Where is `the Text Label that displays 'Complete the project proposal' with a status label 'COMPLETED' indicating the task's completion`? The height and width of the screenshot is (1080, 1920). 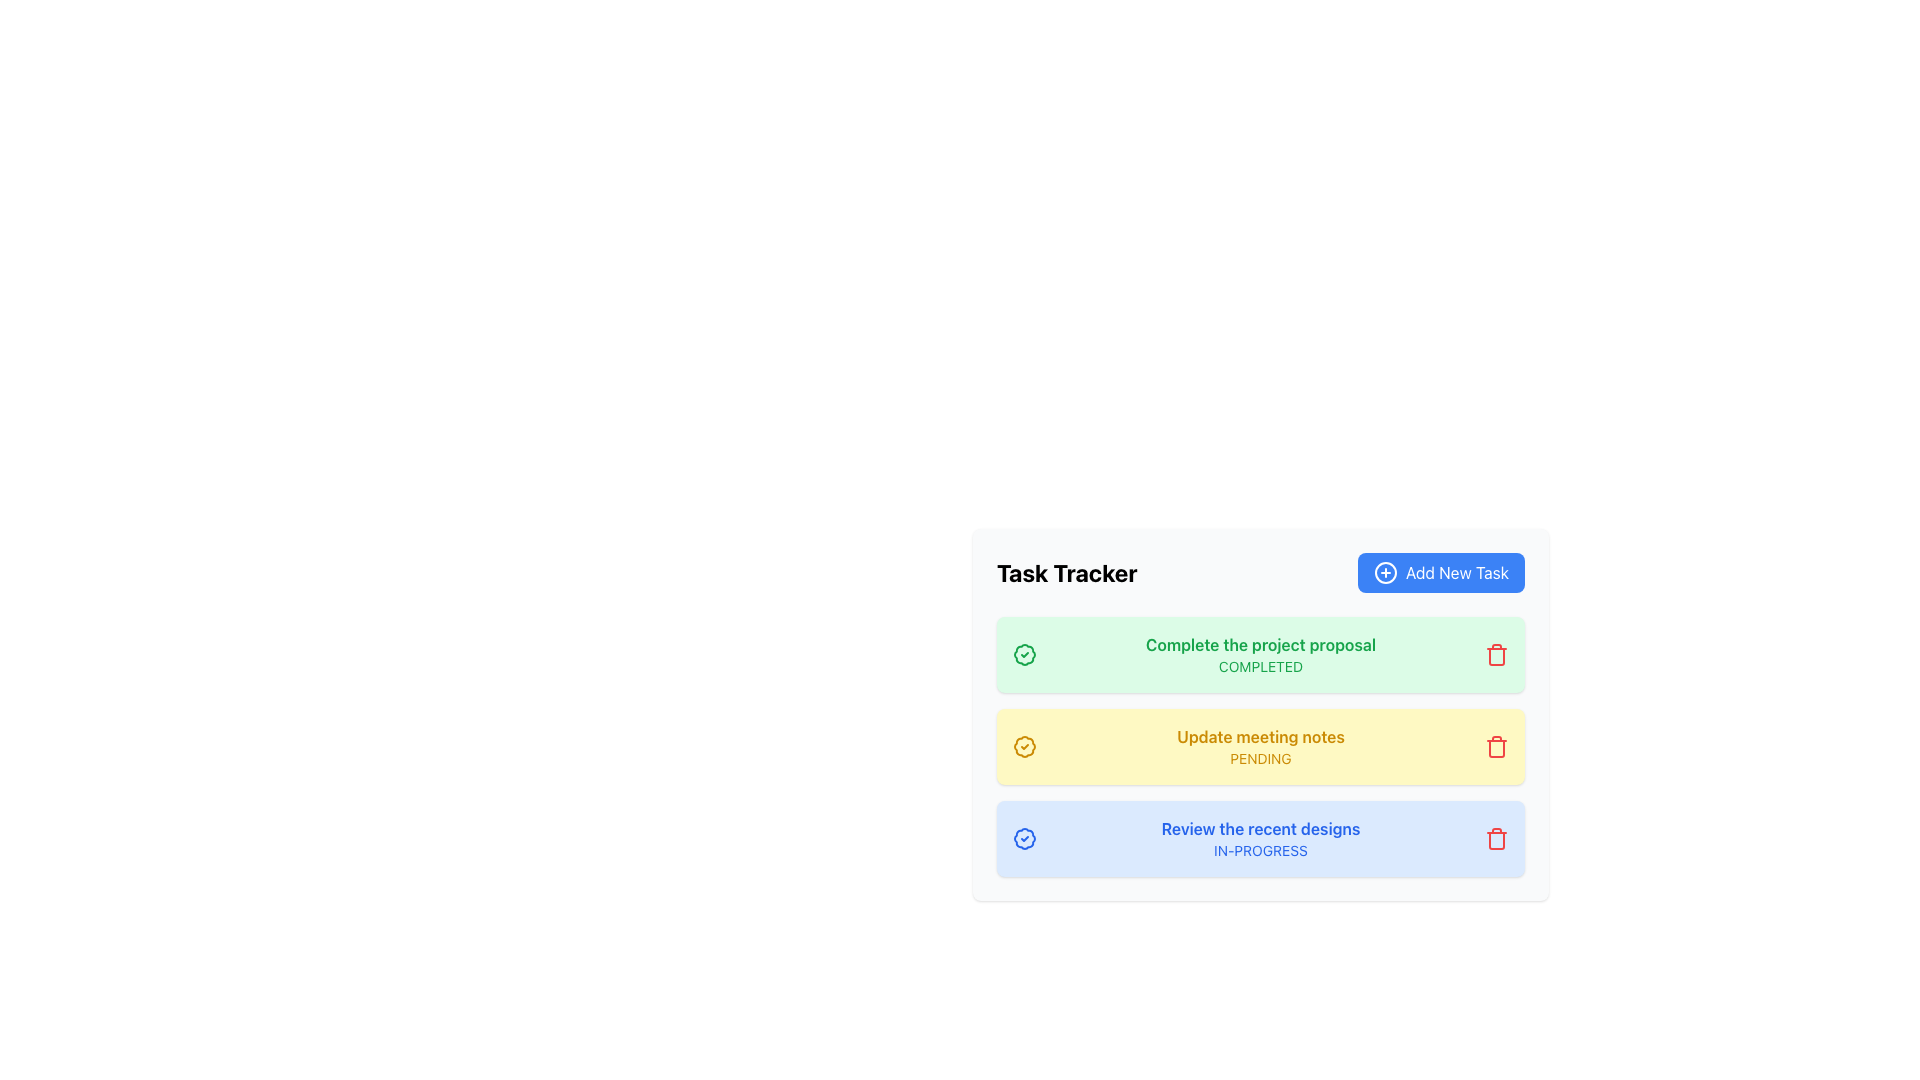
the Text Label that displays 'Complete the project proposal' with a status label 'COMPLETED' indicating the task's completion is located at coordinates (1260, 655).